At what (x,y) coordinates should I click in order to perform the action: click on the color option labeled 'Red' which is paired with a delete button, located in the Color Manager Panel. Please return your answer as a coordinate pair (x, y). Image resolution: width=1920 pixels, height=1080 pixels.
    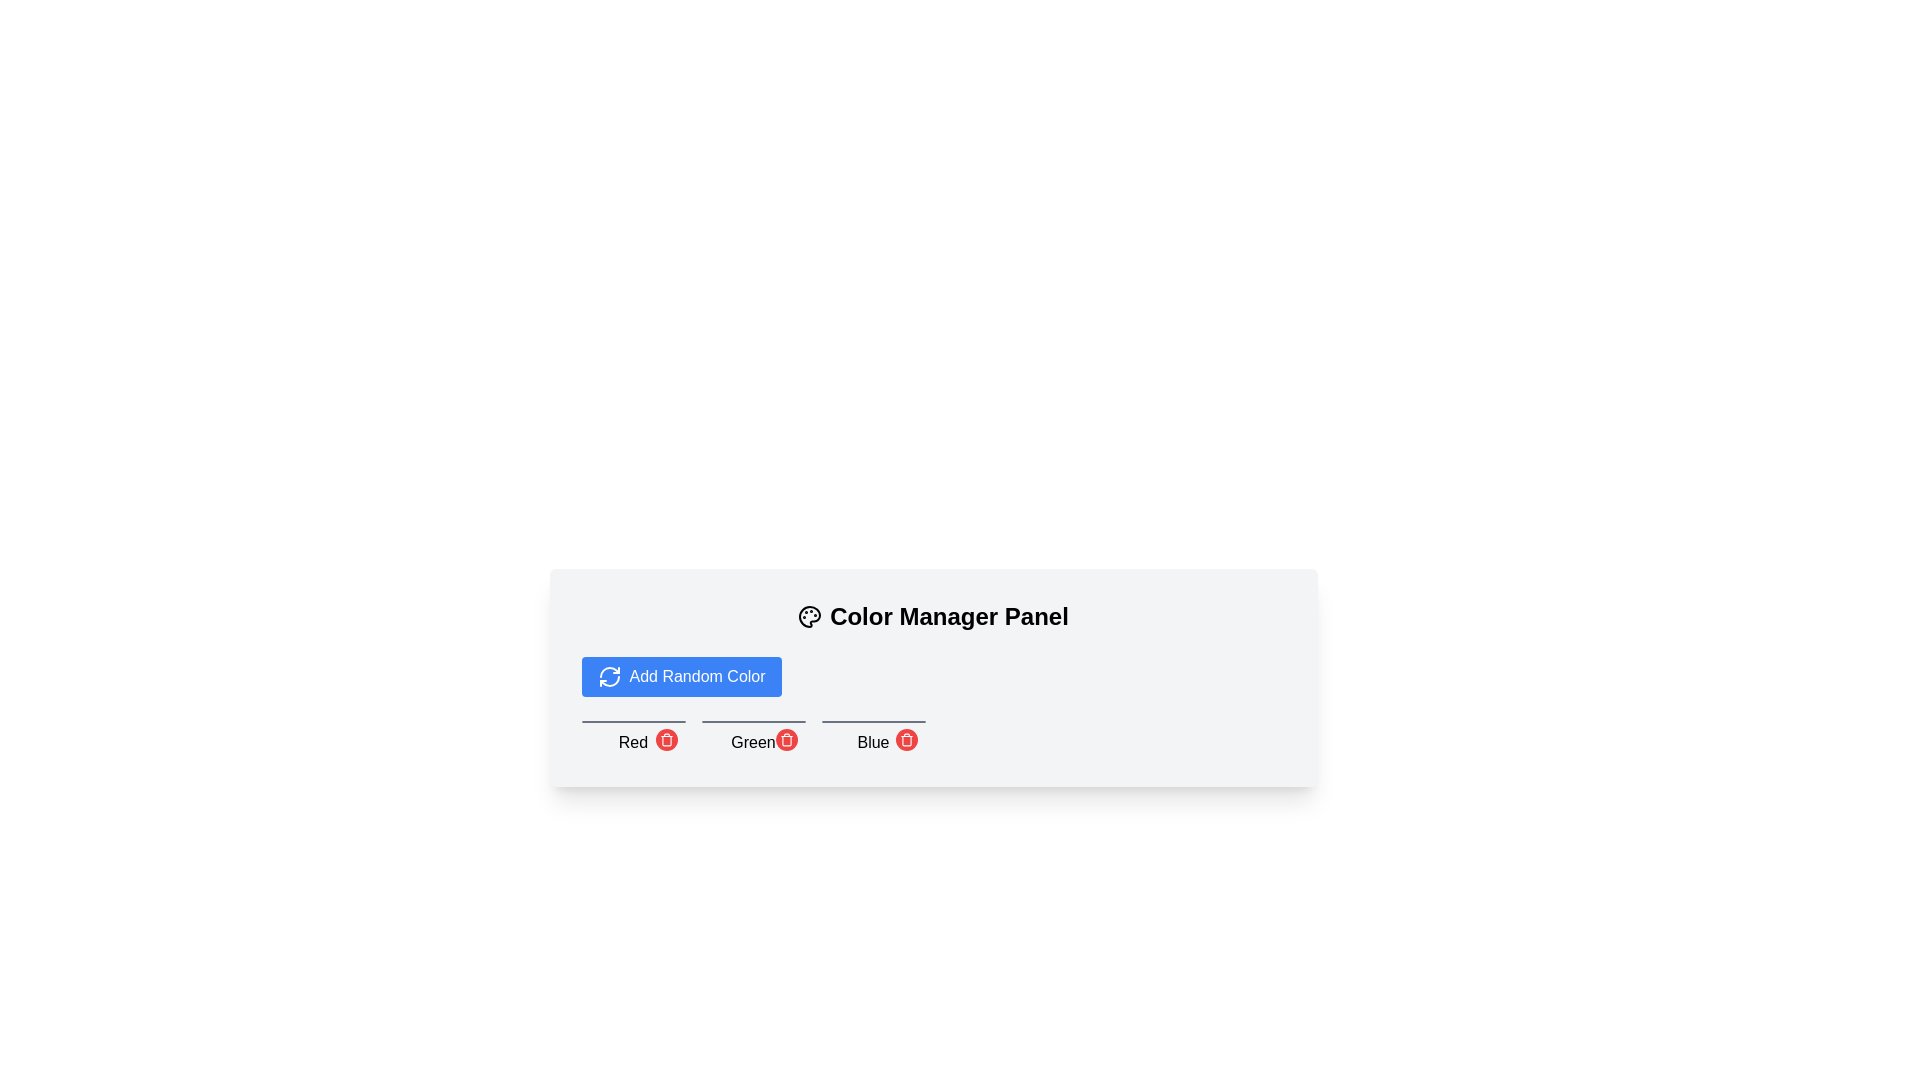
    Looking at the image, I should click on (632, 737).